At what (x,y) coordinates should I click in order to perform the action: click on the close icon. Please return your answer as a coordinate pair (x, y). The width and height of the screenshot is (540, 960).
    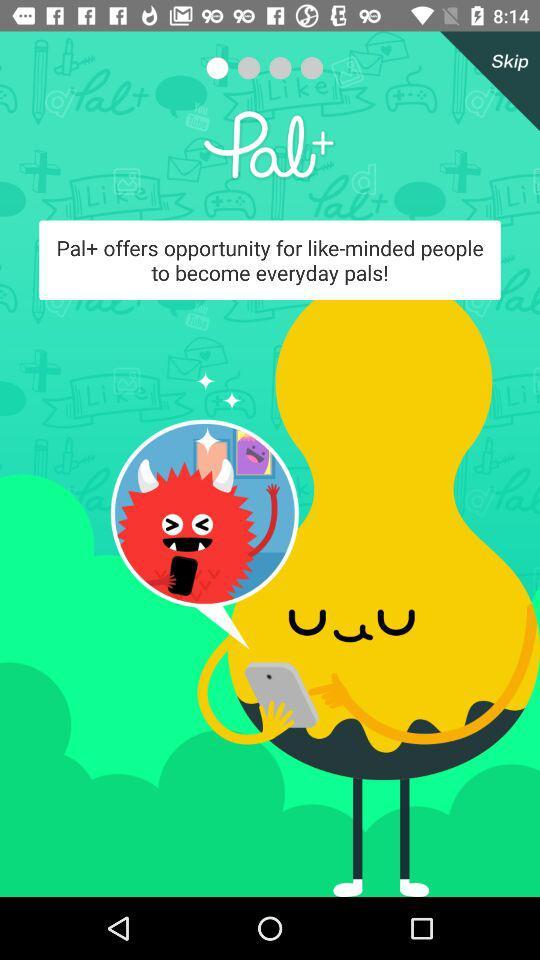
    Looking at the image, I should click on (485, 81).